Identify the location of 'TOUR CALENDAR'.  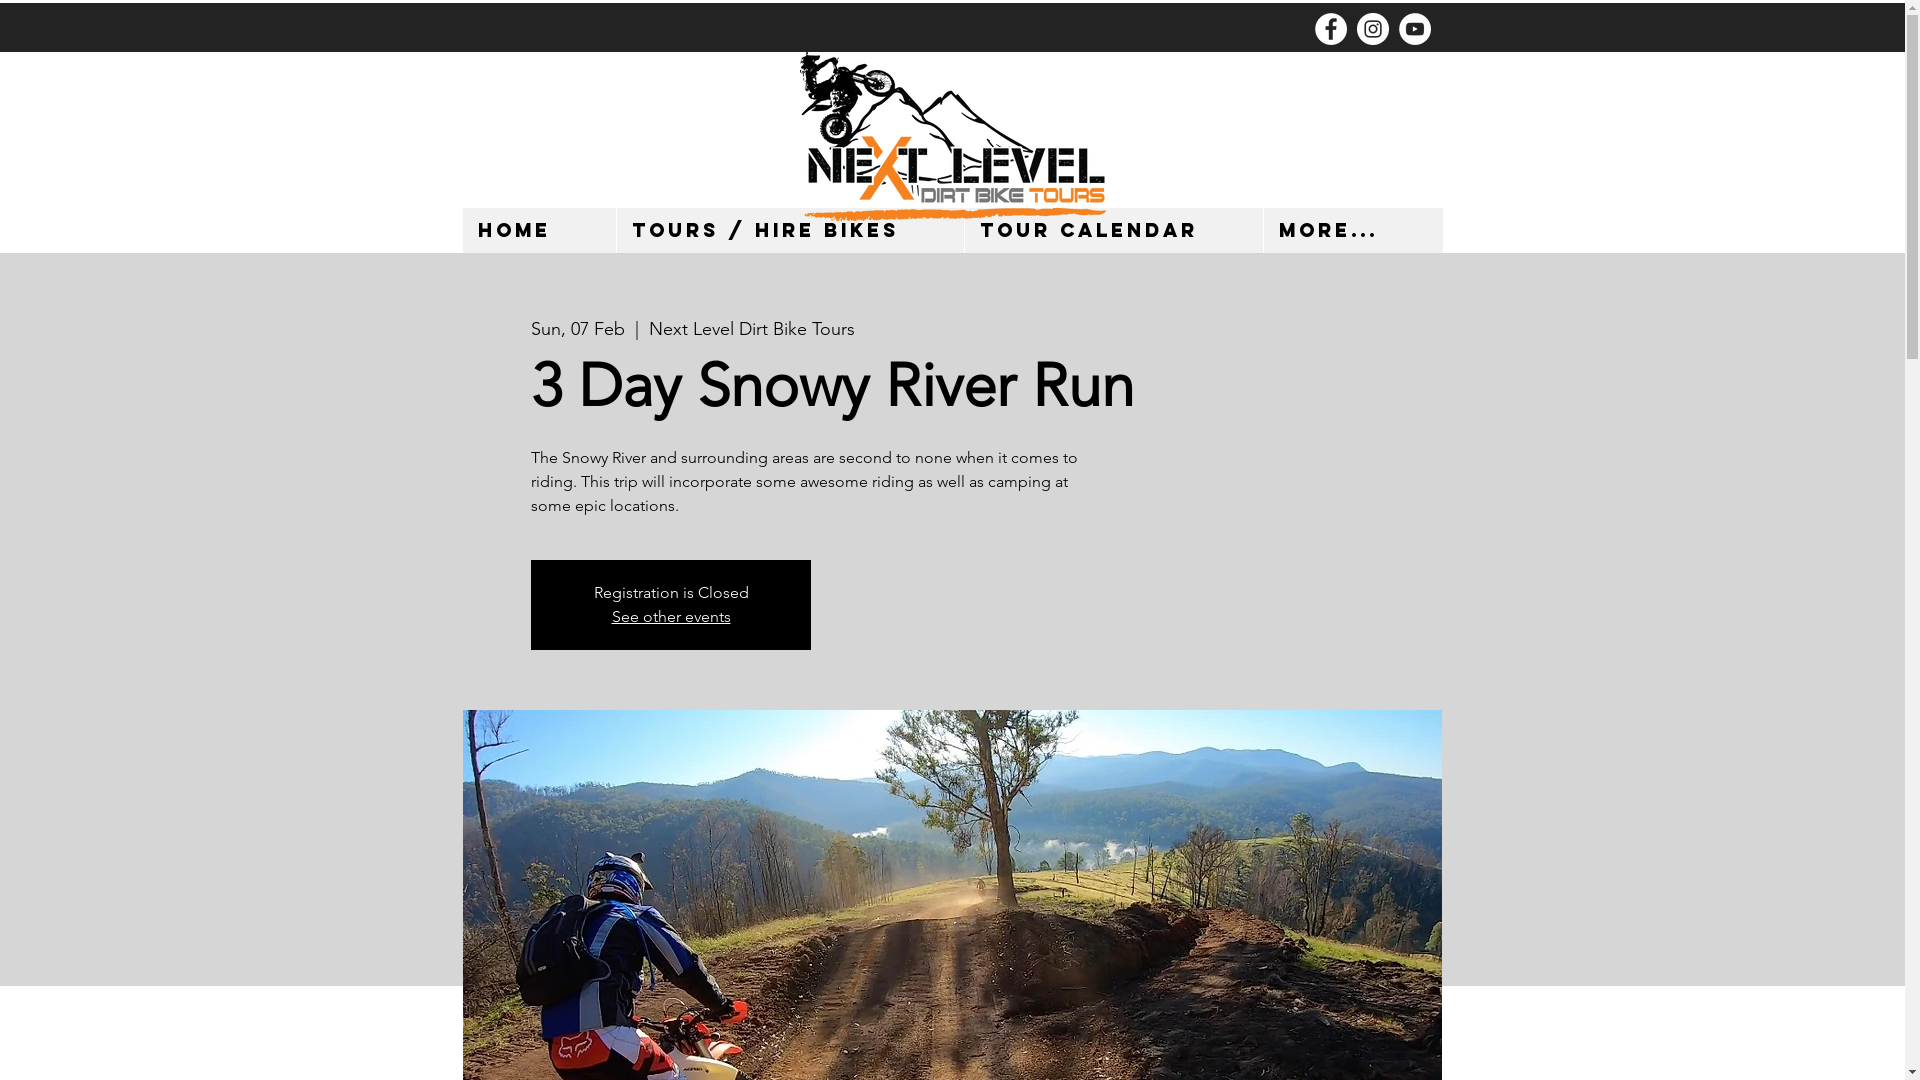
(1112, 229).